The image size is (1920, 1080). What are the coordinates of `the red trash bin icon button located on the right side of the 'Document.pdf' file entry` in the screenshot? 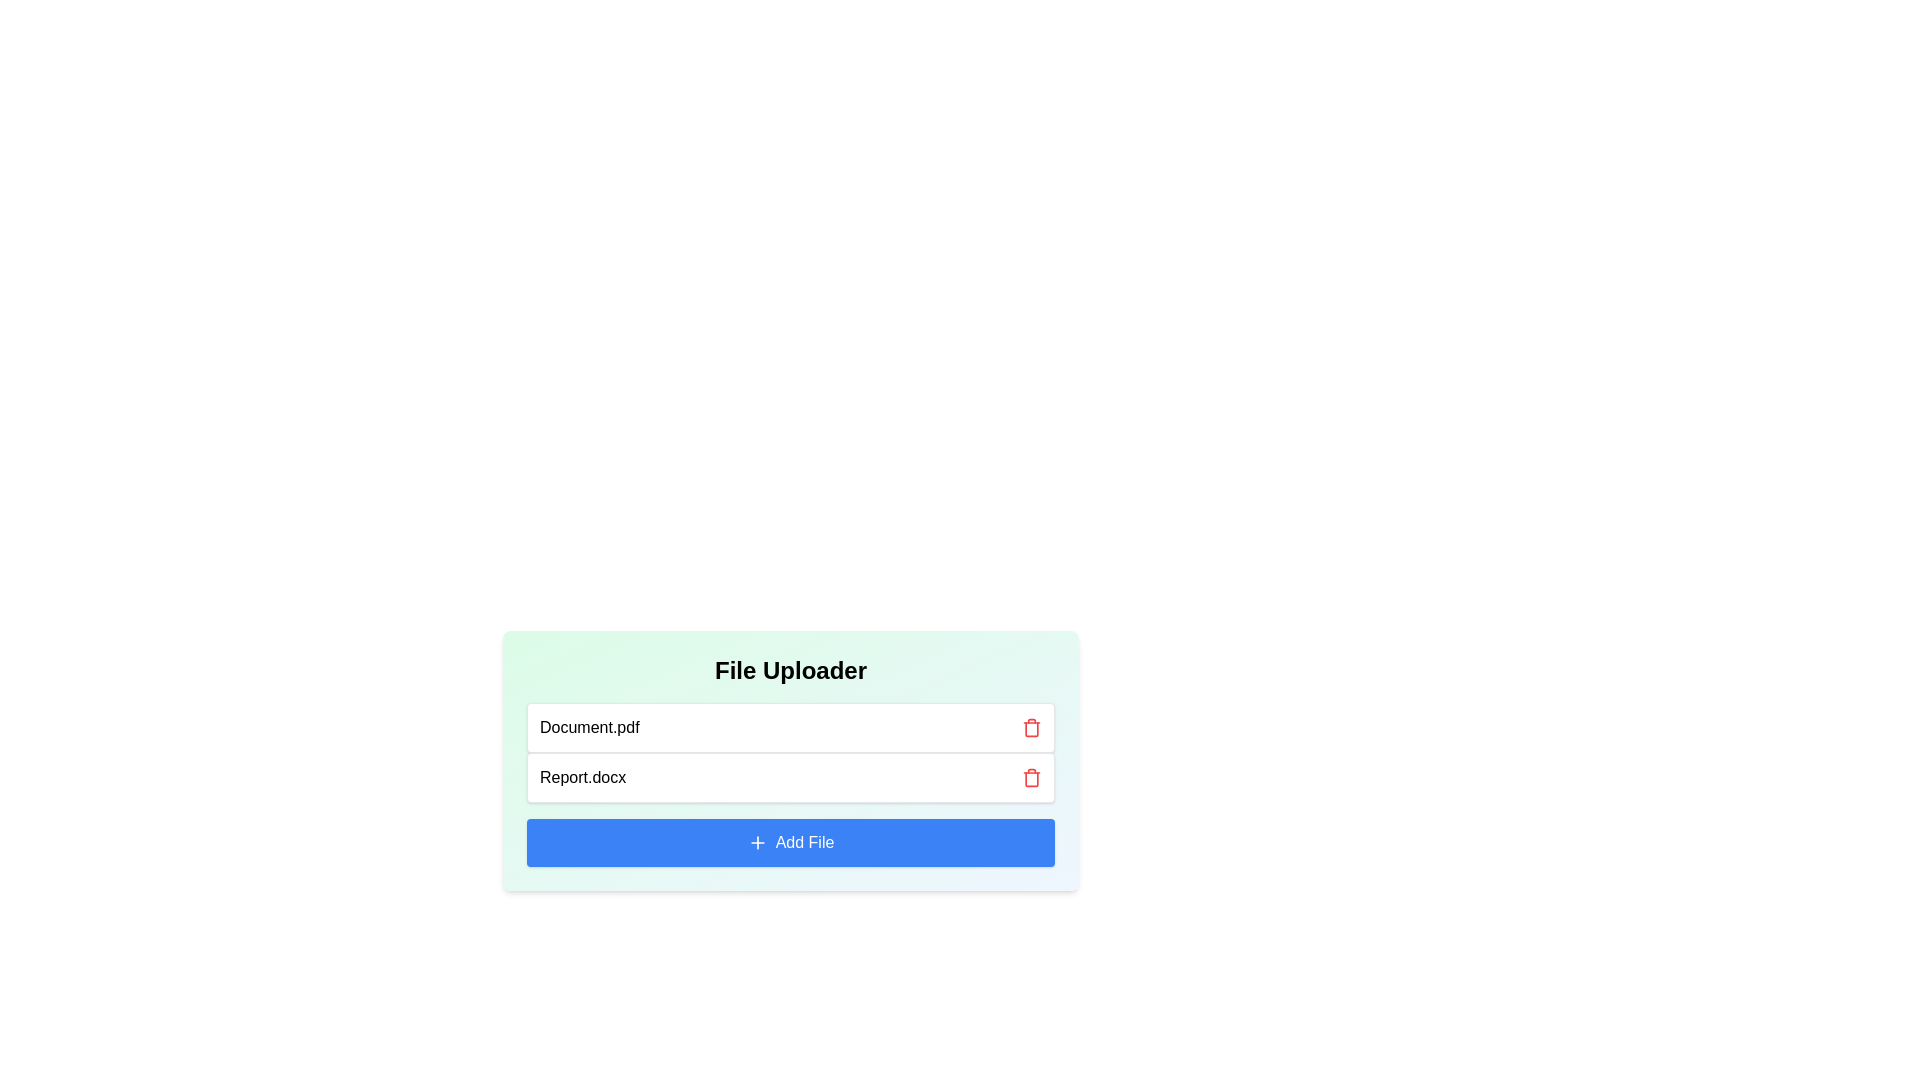 It's located at (1032, 728).